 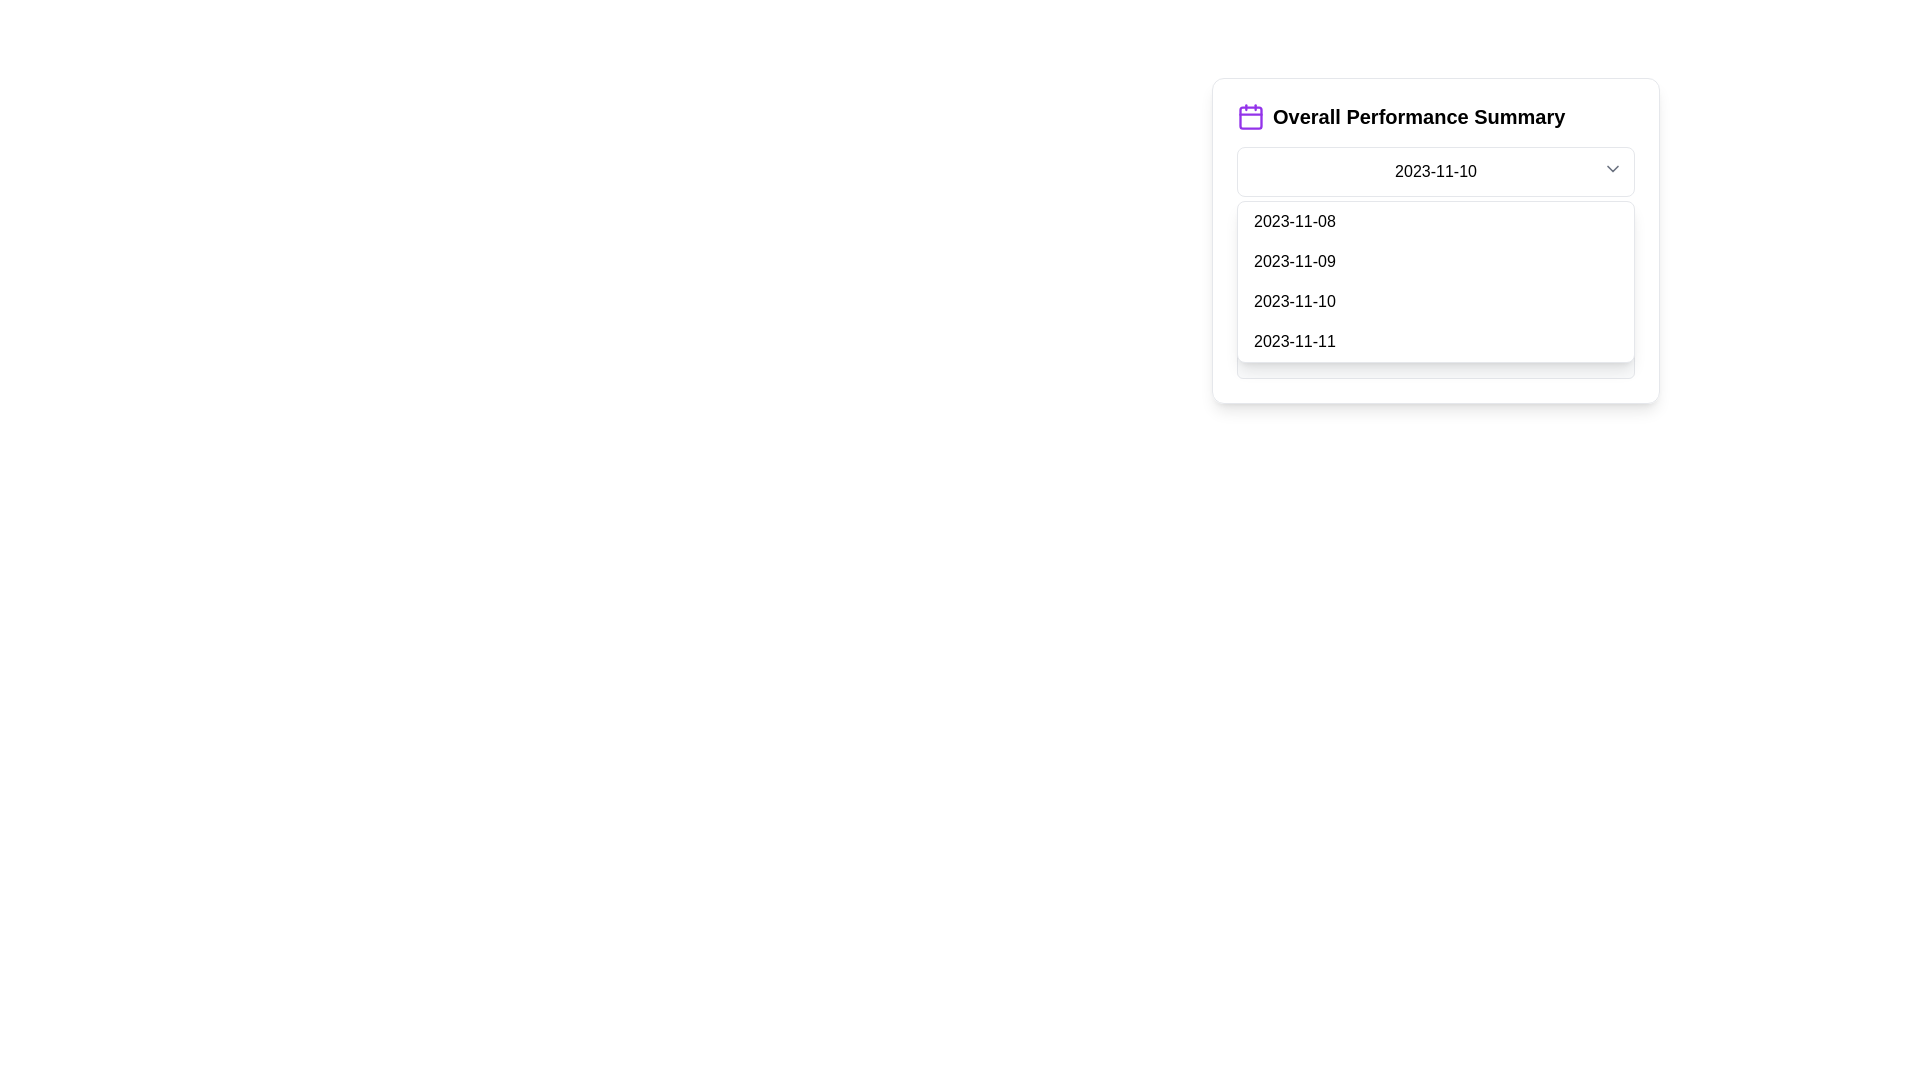 What do you see at coordinates (1250, 118) in the screenshot?
I see `the decorative graphical element within the calendar icon located at the top-left of the performance summary card` at bounding box center [1250, 118].